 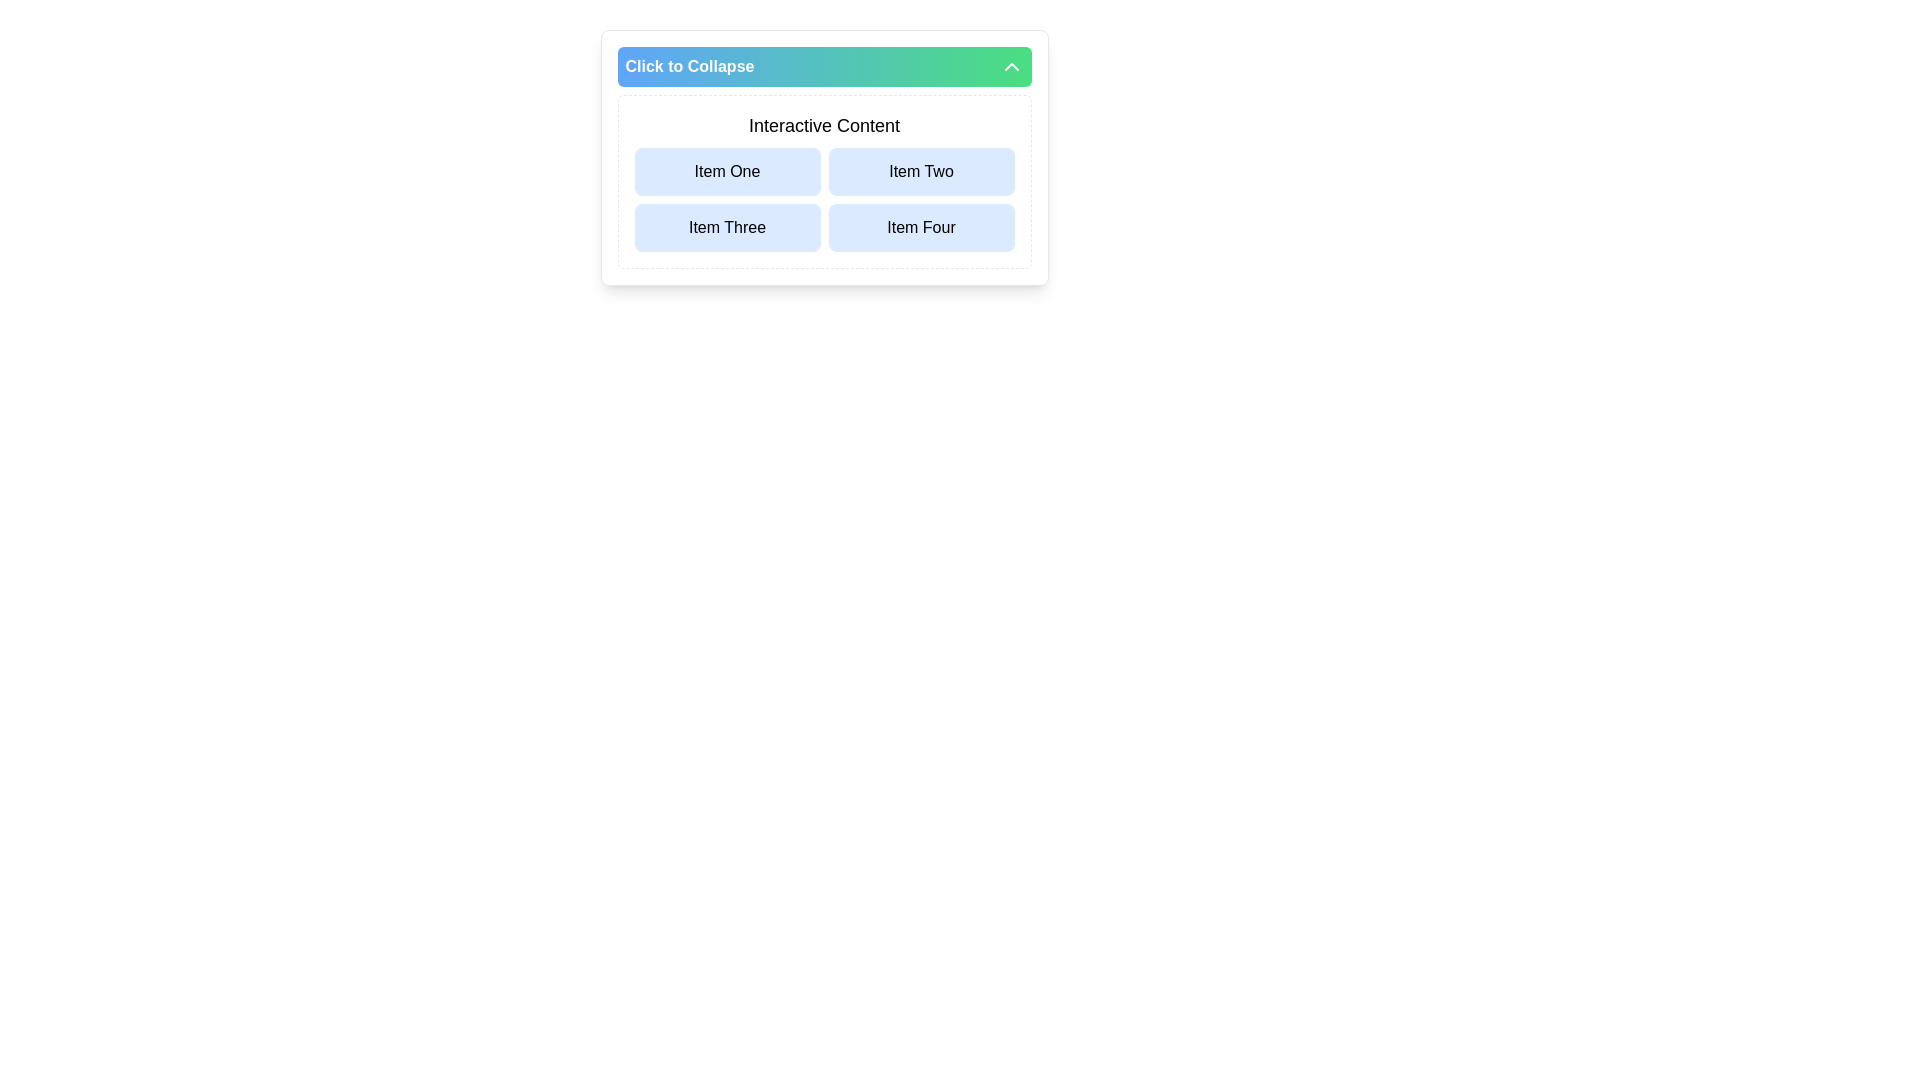 I want to click on the descriptive label located on the left side of the header section, adjacent to the collapse arrow icon, so click(x=690, y=65).